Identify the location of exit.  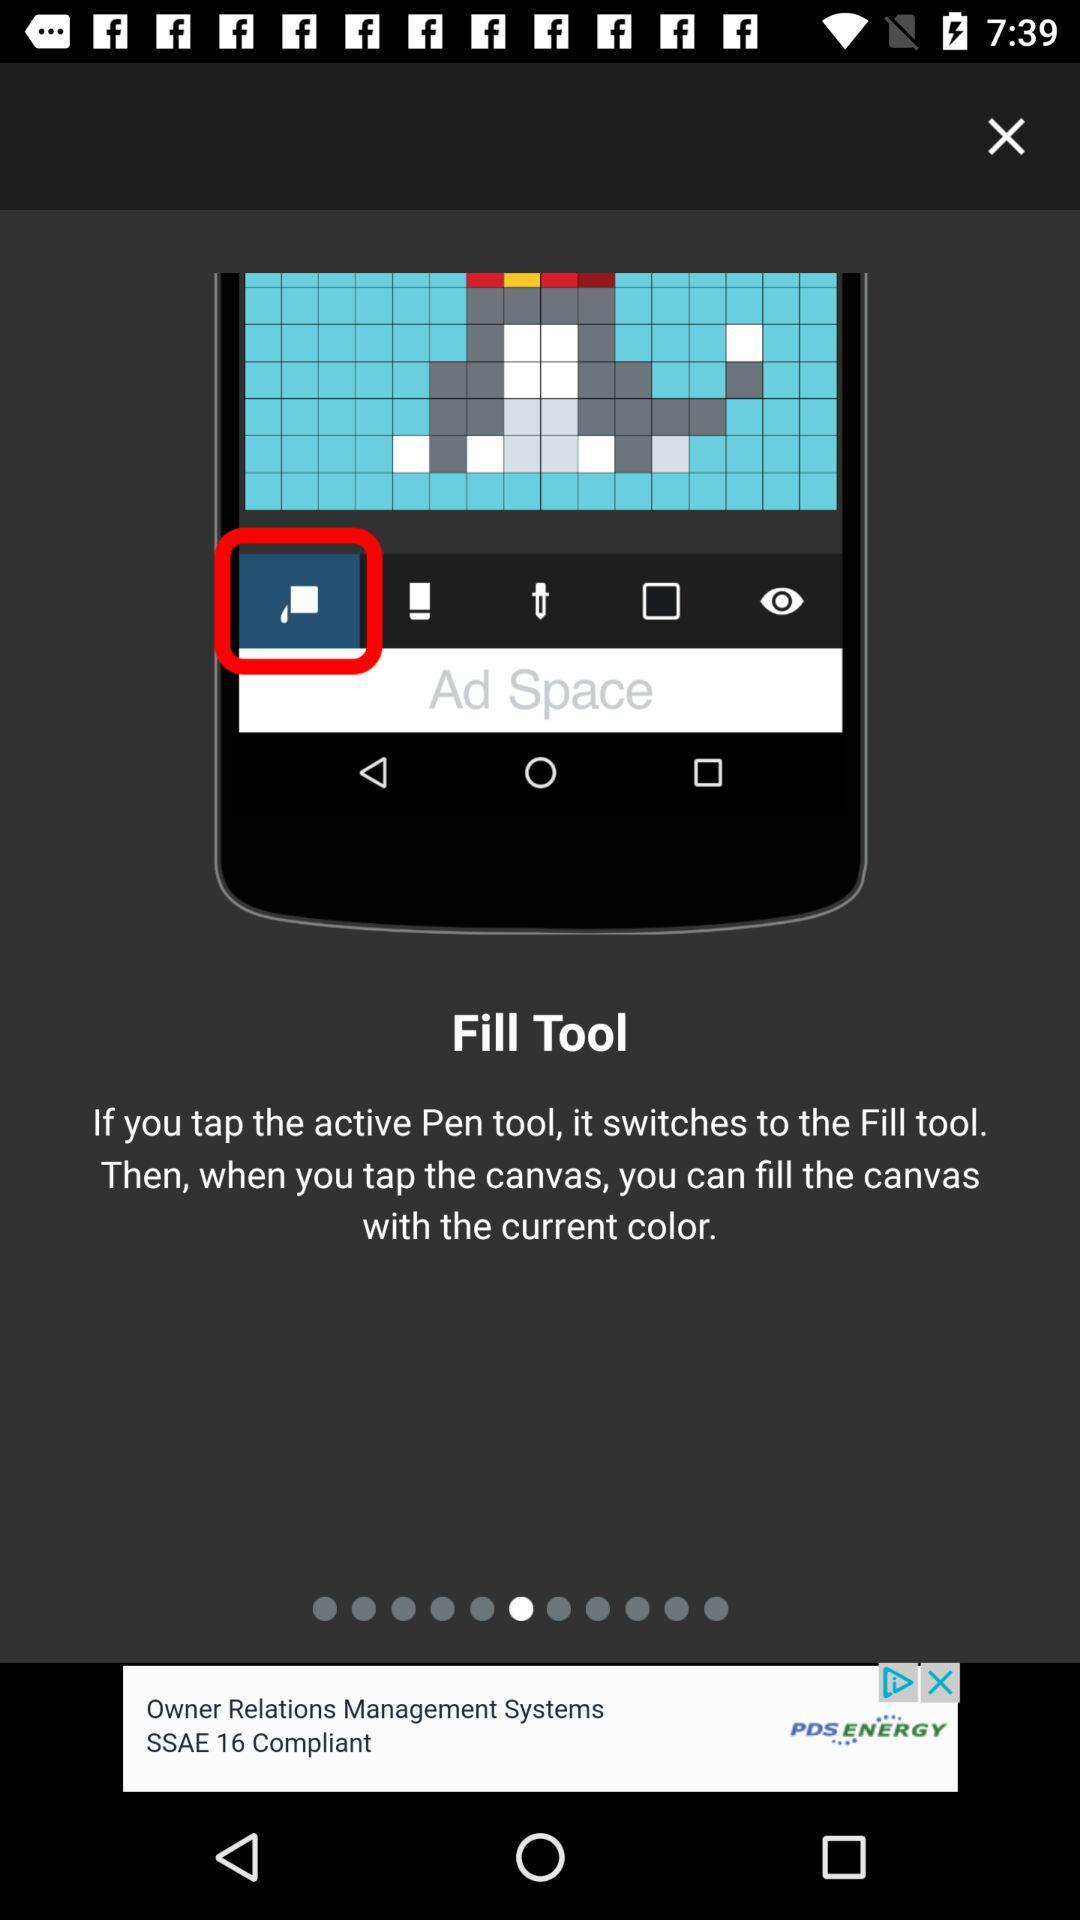
(1006, 135).